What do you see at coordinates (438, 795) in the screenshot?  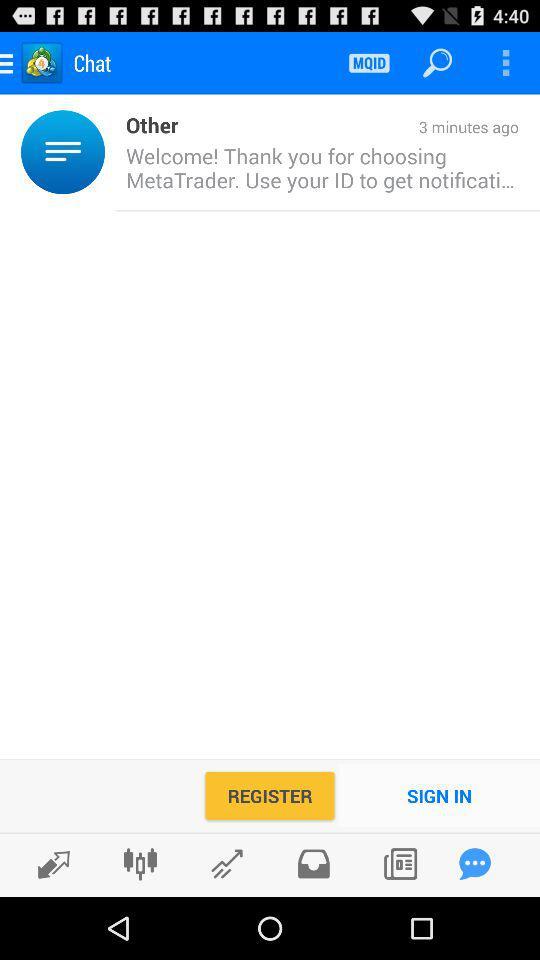 I see `the sign in` at bounding box center [438, 795].